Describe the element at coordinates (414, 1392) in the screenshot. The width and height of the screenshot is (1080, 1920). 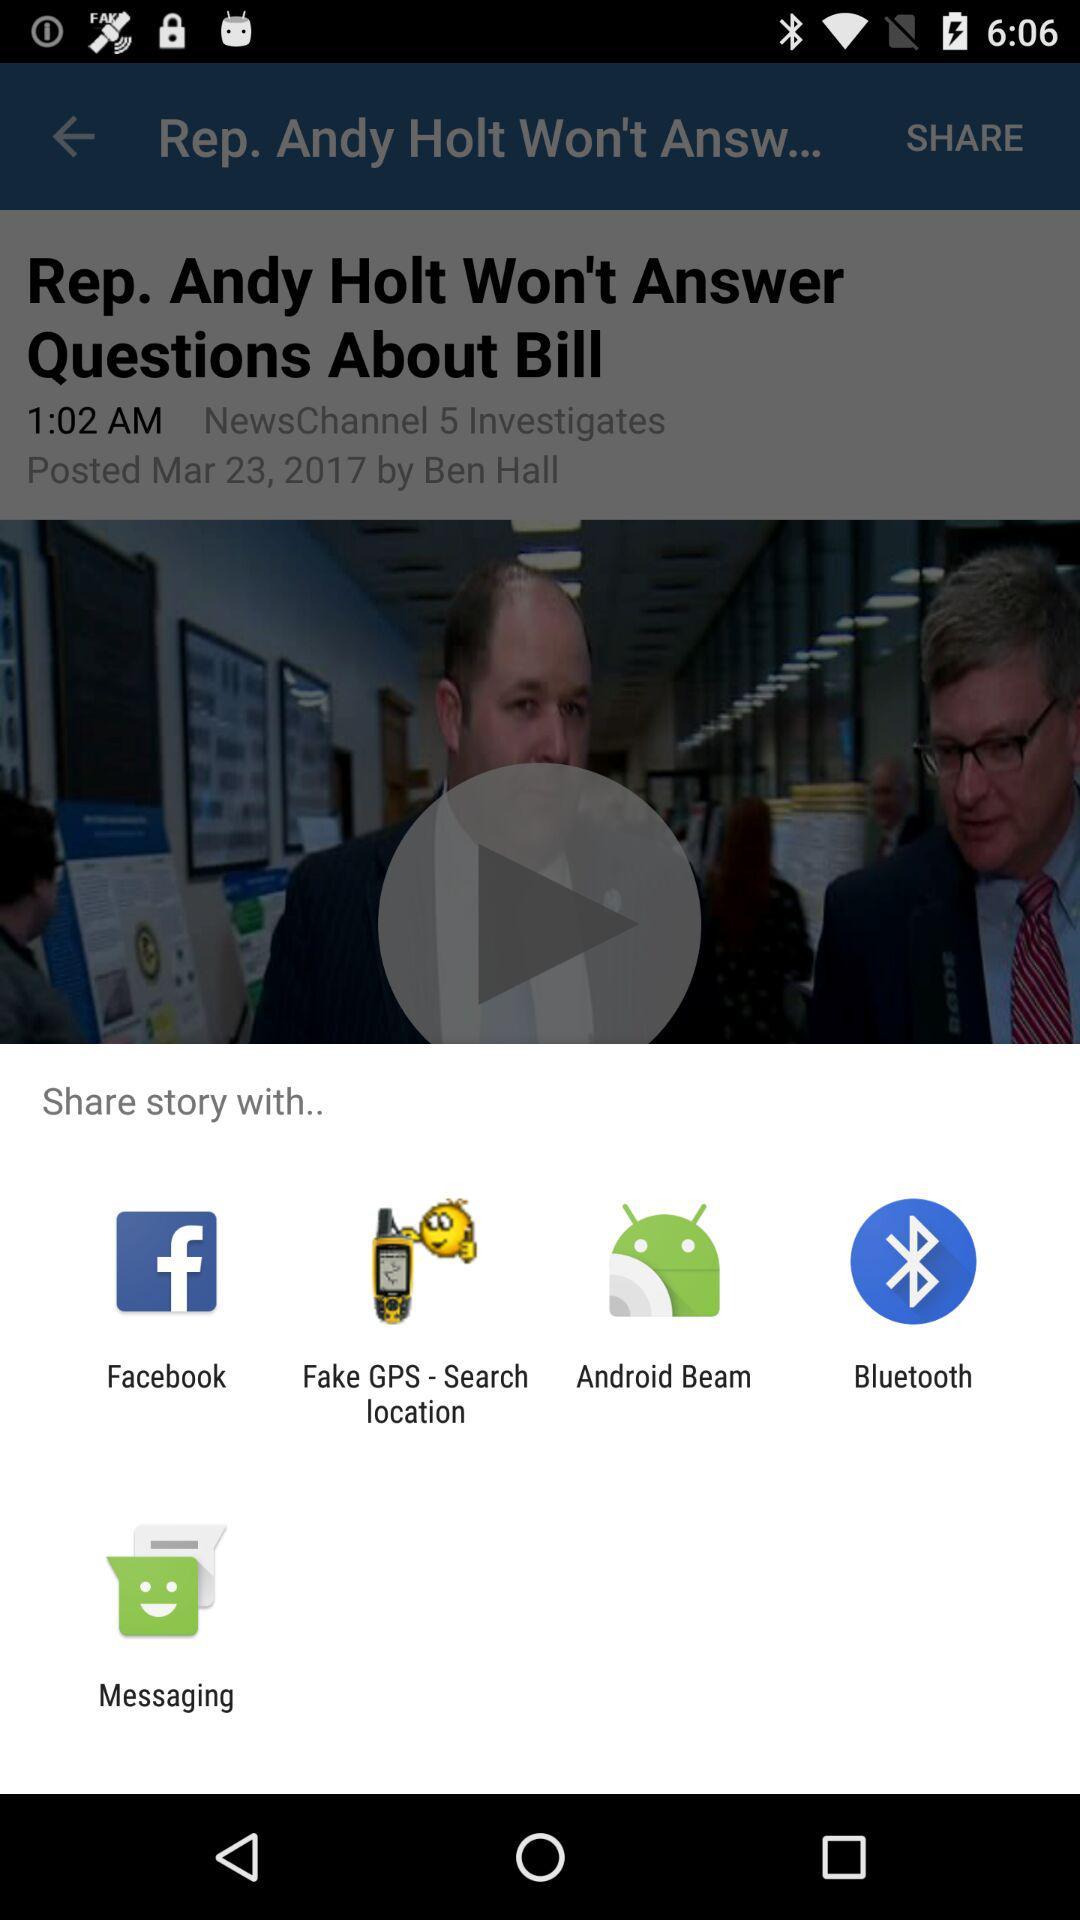
I see `the item to the left of the android beam` at that location.